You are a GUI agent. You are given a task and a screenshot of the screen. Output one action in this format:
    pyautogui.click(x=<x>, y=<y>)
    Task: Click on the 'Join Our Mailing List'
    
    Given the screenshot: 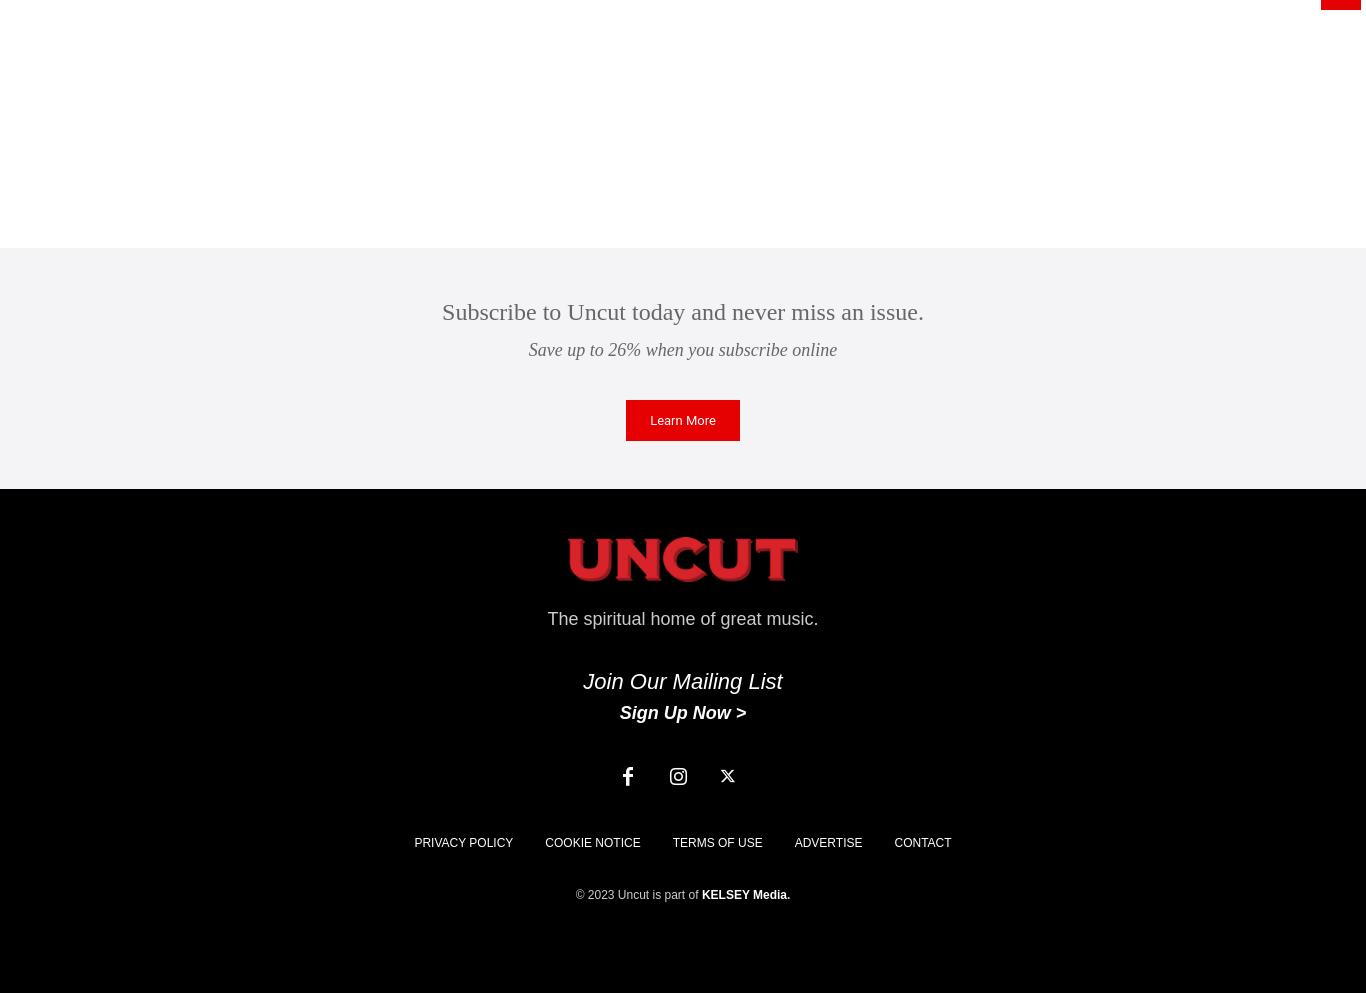 What is the action you would take?
    pyautogui.click(x=681, y=681)
    